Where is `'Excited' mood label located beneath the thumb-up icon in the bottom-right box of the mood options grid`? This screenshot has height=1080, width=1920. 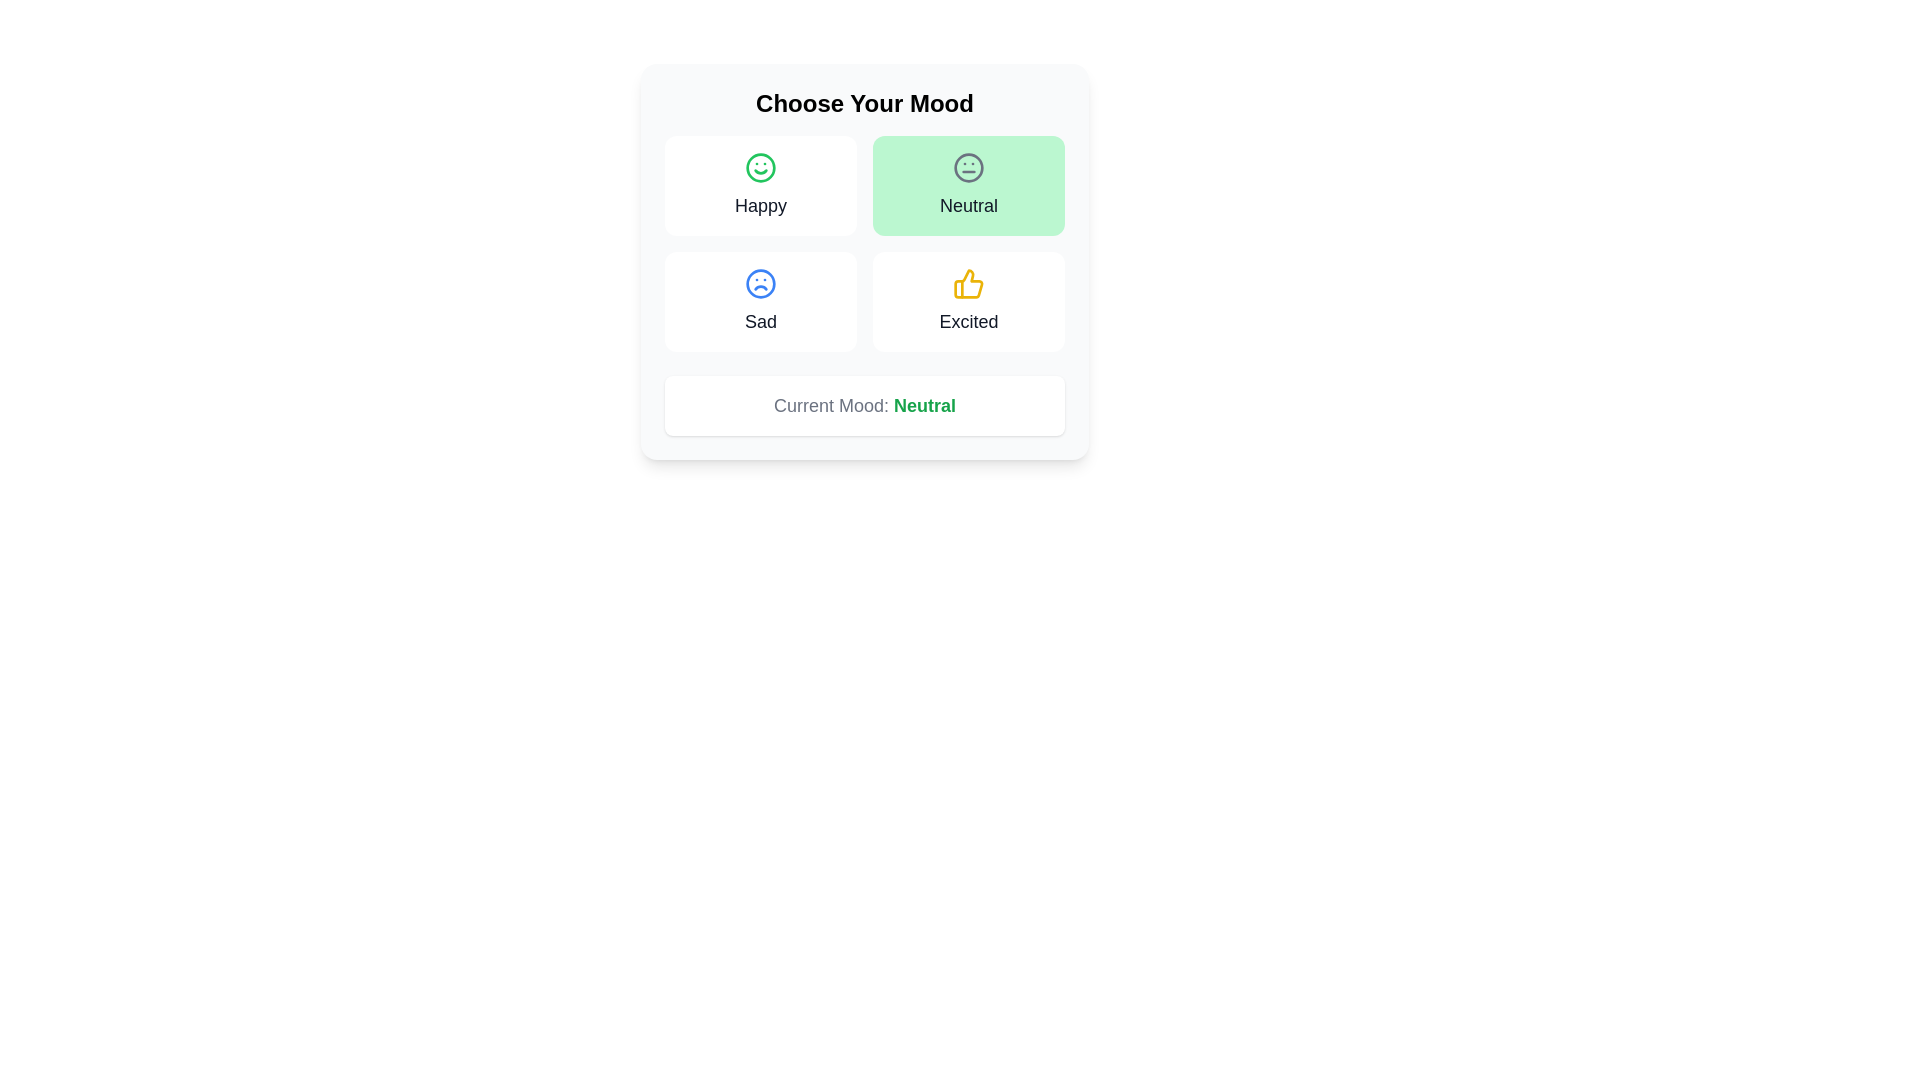 'Excited' mood label located beneath the thumb-up icon in the bottom-right box of the mood options grid is located at coordinates (969, 320).